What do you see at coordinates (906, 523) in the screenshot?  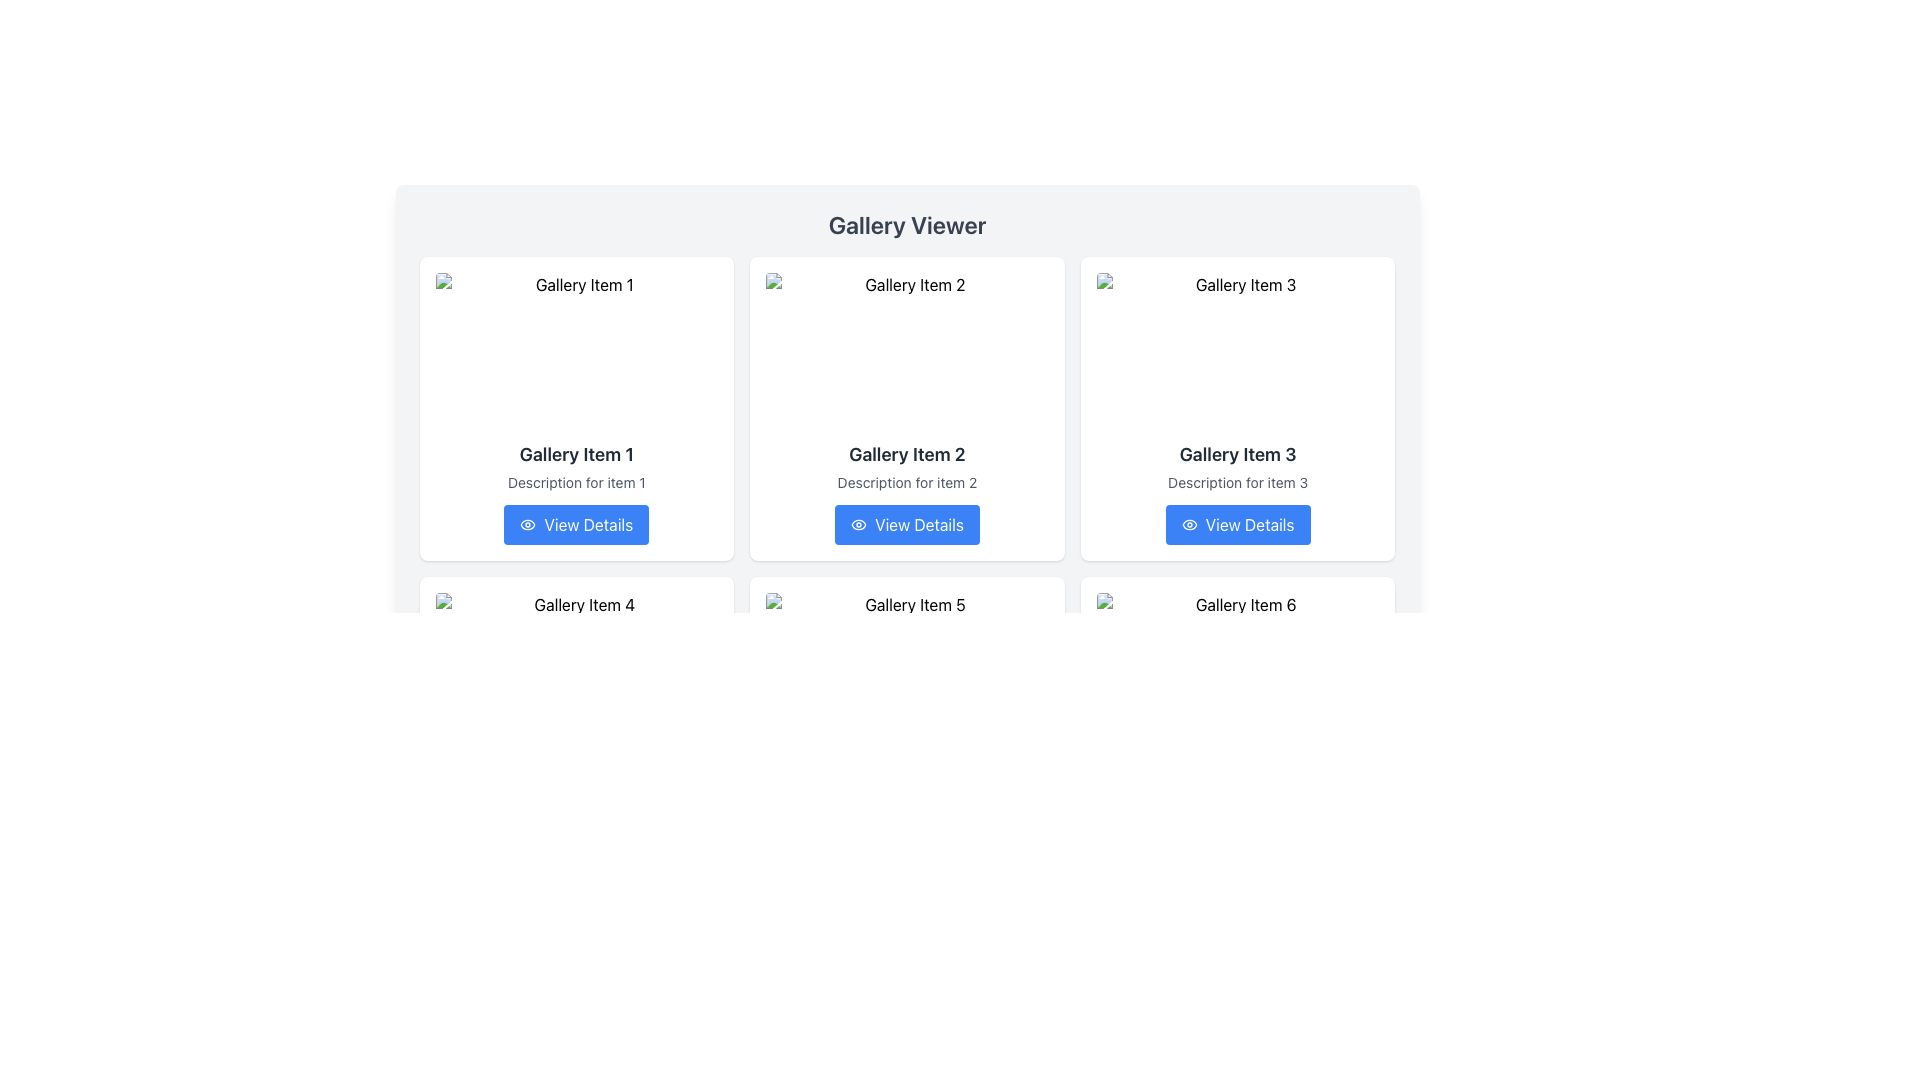 I see `the 'View Details' button with a blue background and white text located below the 'Description for item 2' in the card labeled 'Gallery Item 2'` at bounding box center [906, 523].